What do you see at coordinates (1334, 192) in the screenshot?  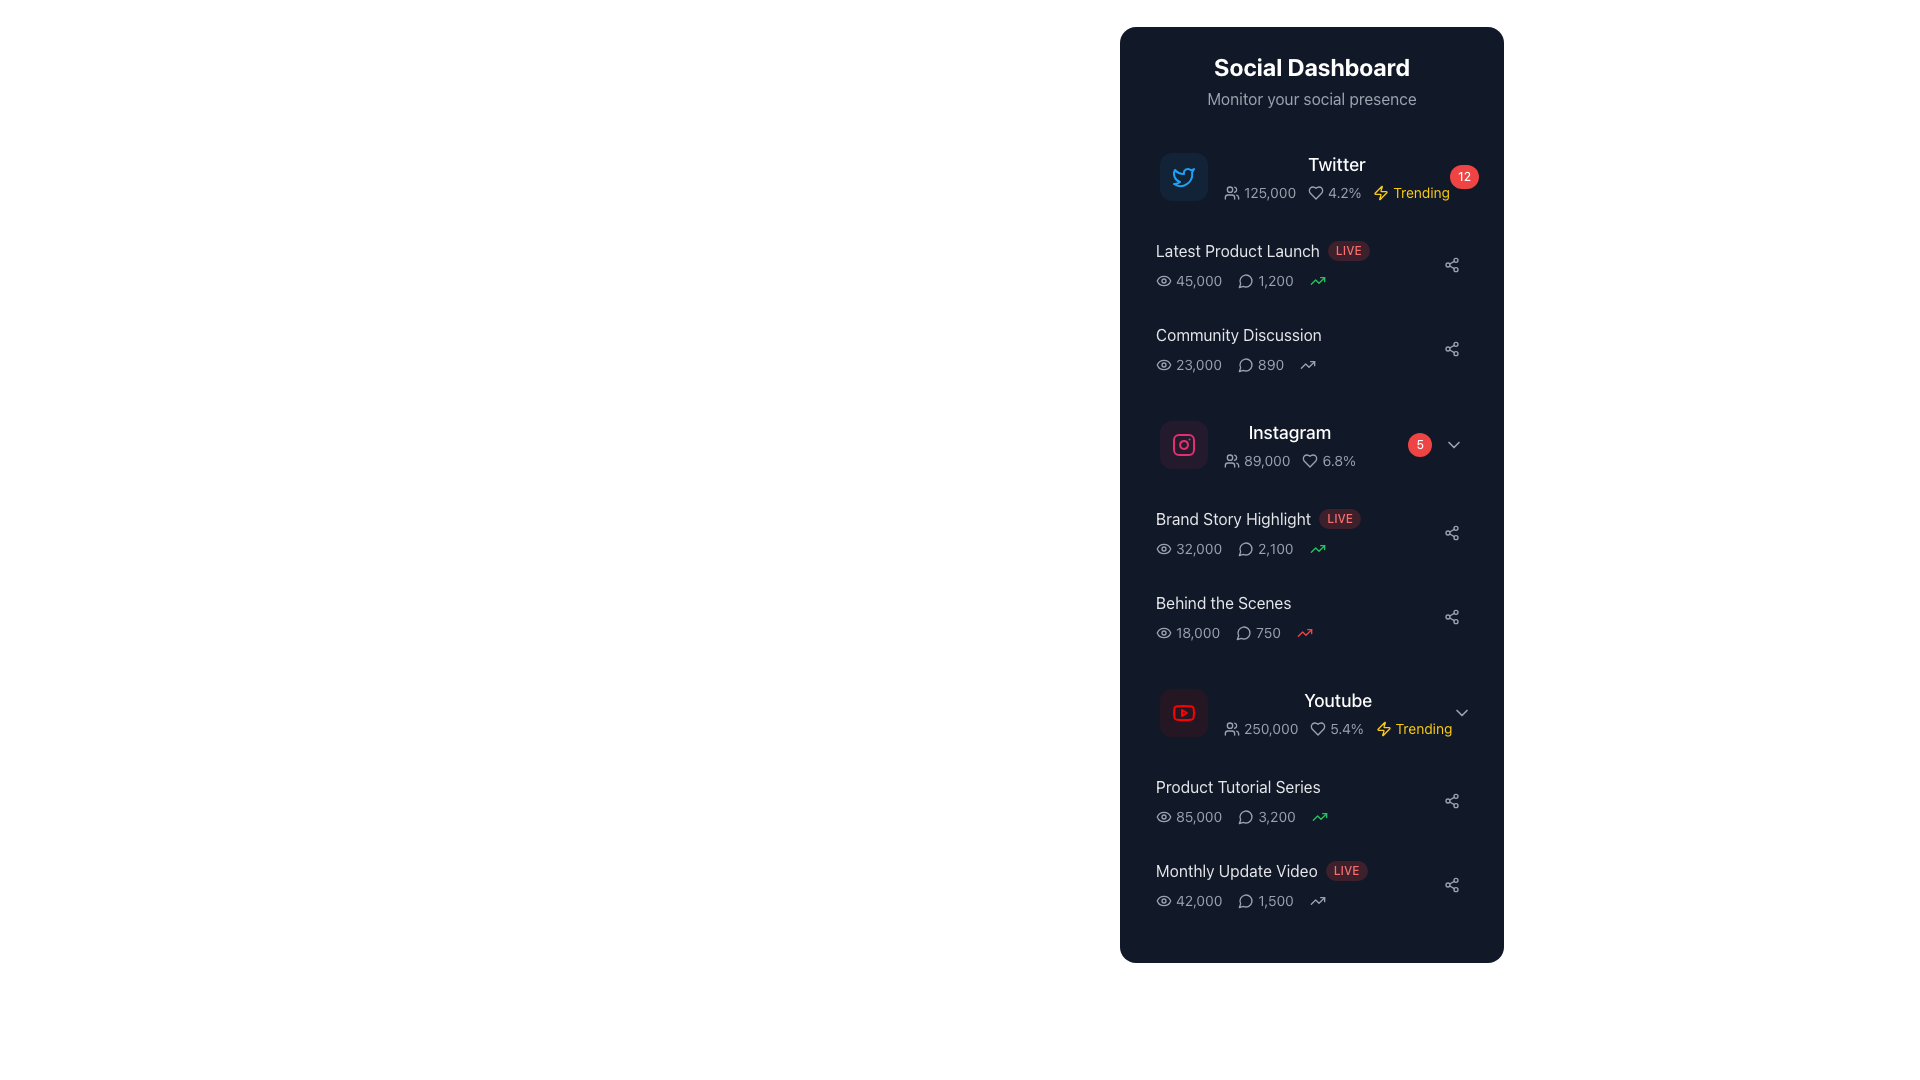 I see `the static text element displaying '4.2%' which is styled with a gray font and is the third item in the Twitter metrics row, positioned to the right of a heart icon` at bounding box center [1334, 192].